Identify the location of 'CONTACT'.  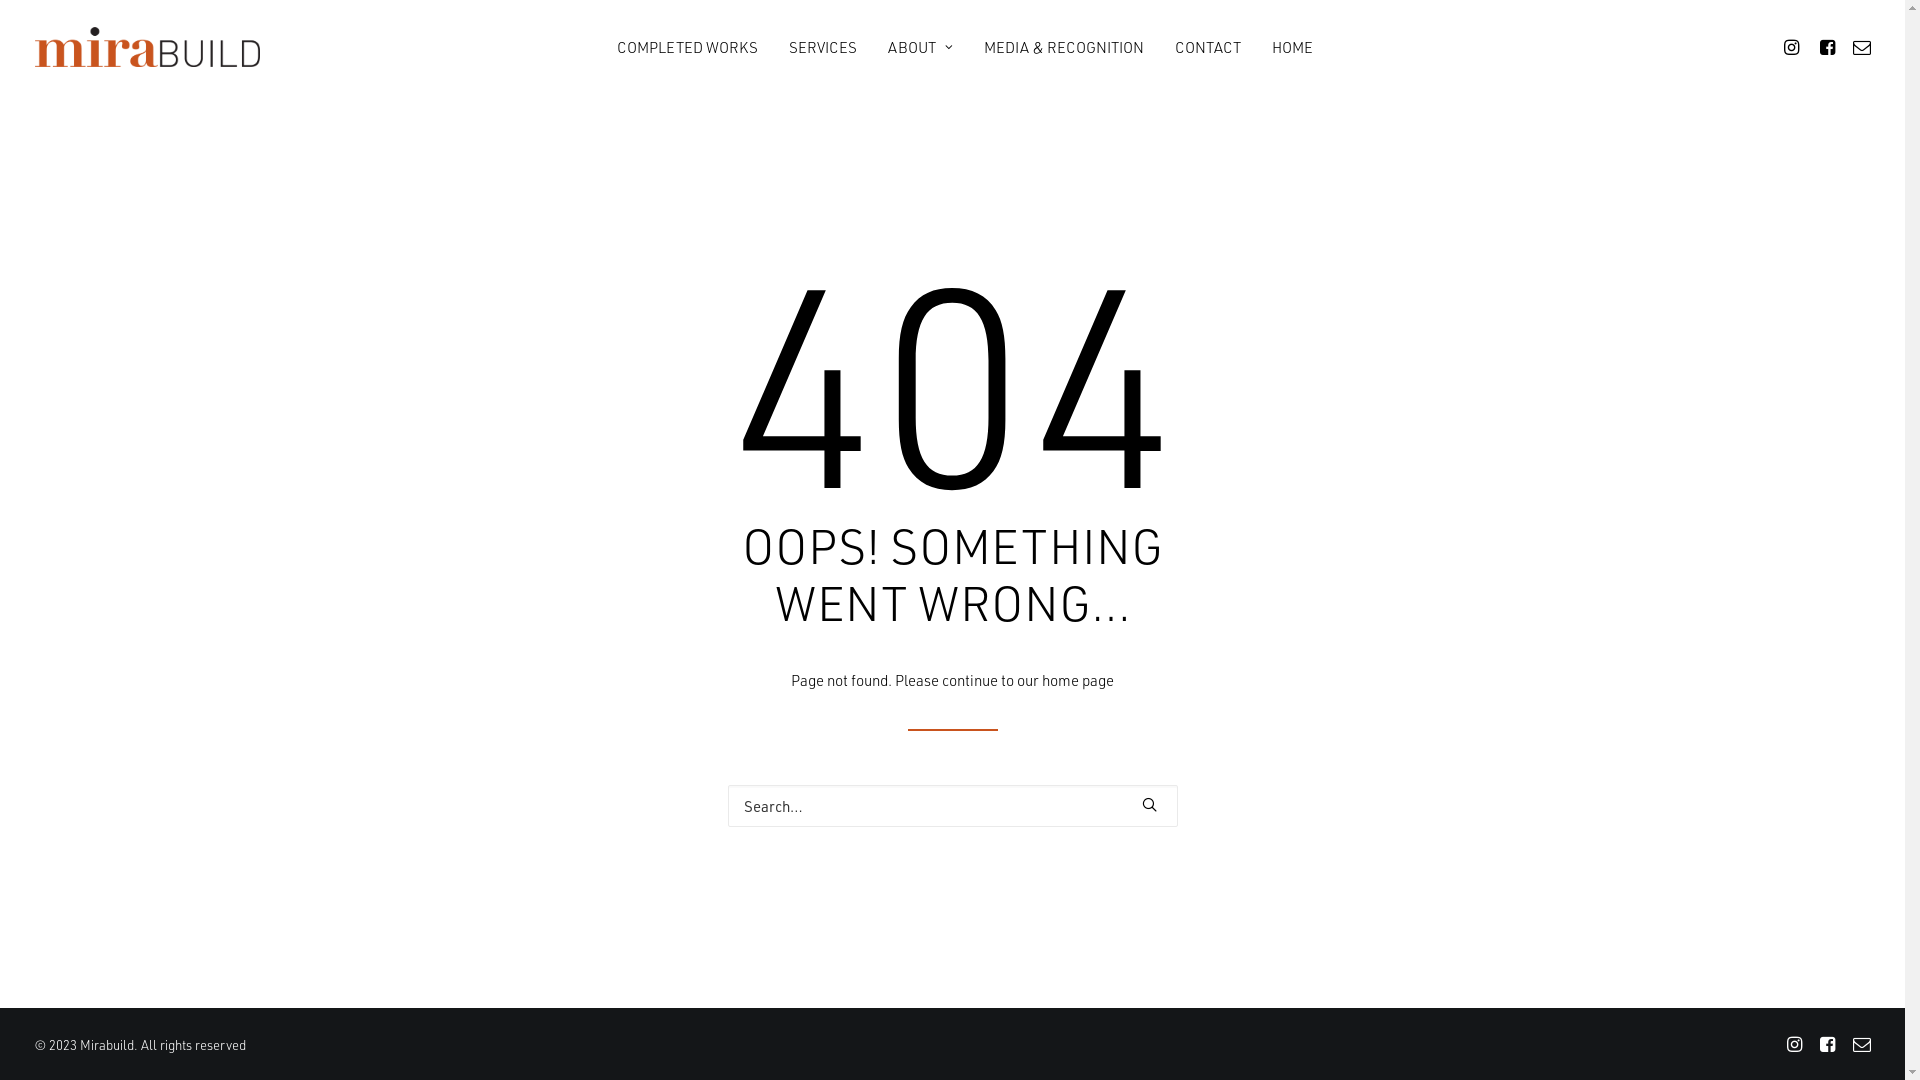
(1207, 45).